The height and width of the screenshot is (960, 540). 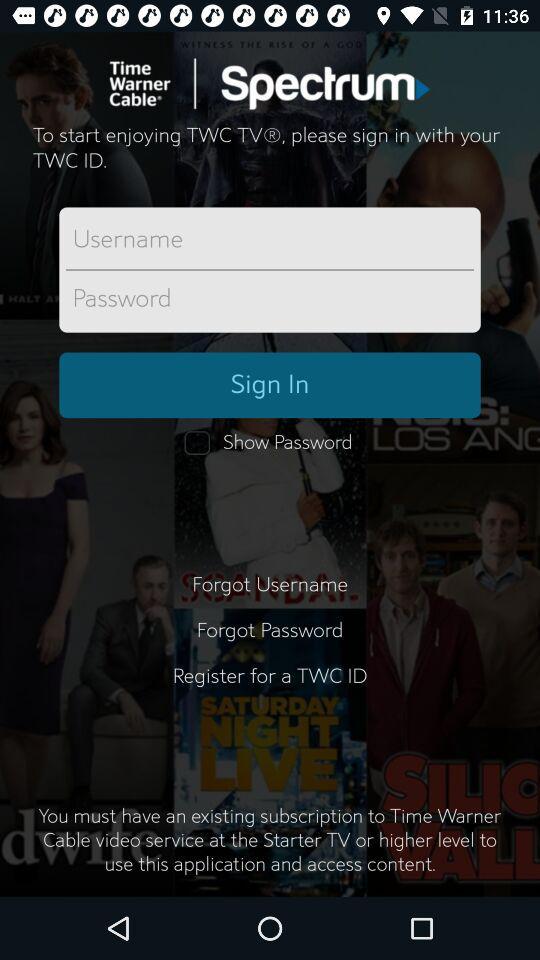 What do you see at coordinates (270, 688) in the screenshot?
I see `the icon below forgot password icon` at bounding box center [270, 688].